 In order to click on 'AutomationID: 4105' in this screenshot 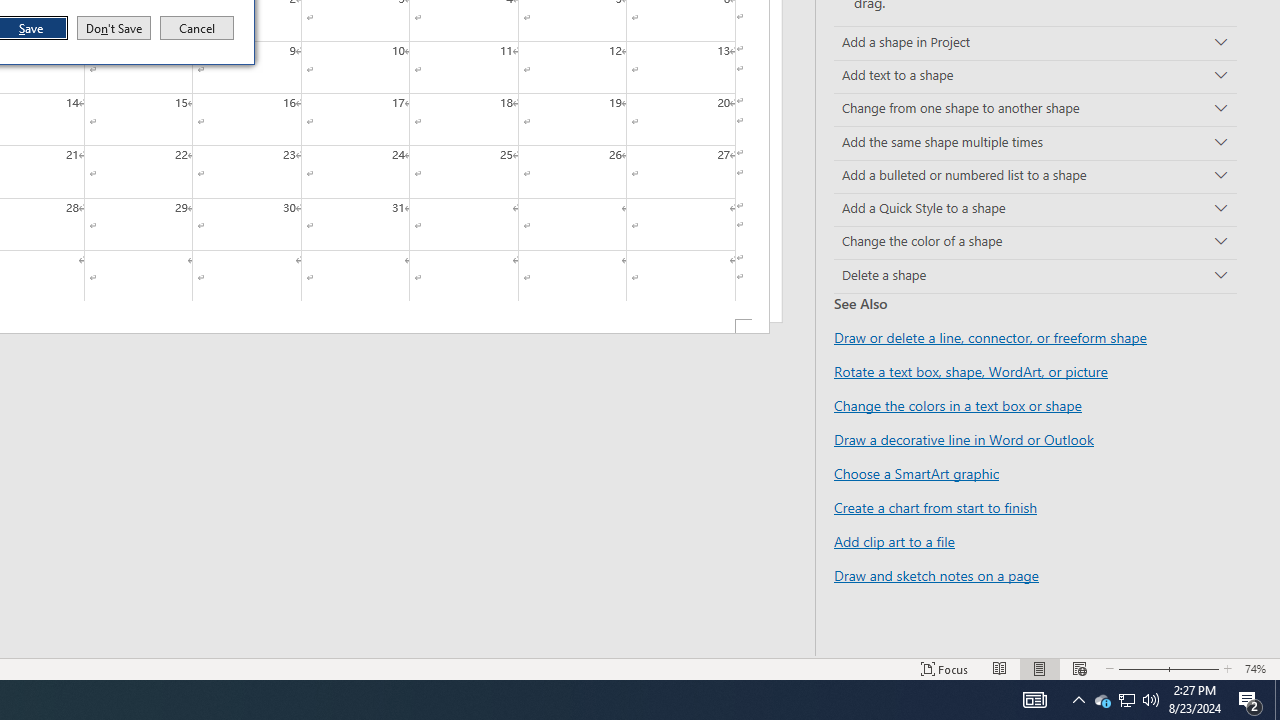, I will do `click(1000, 669)`.